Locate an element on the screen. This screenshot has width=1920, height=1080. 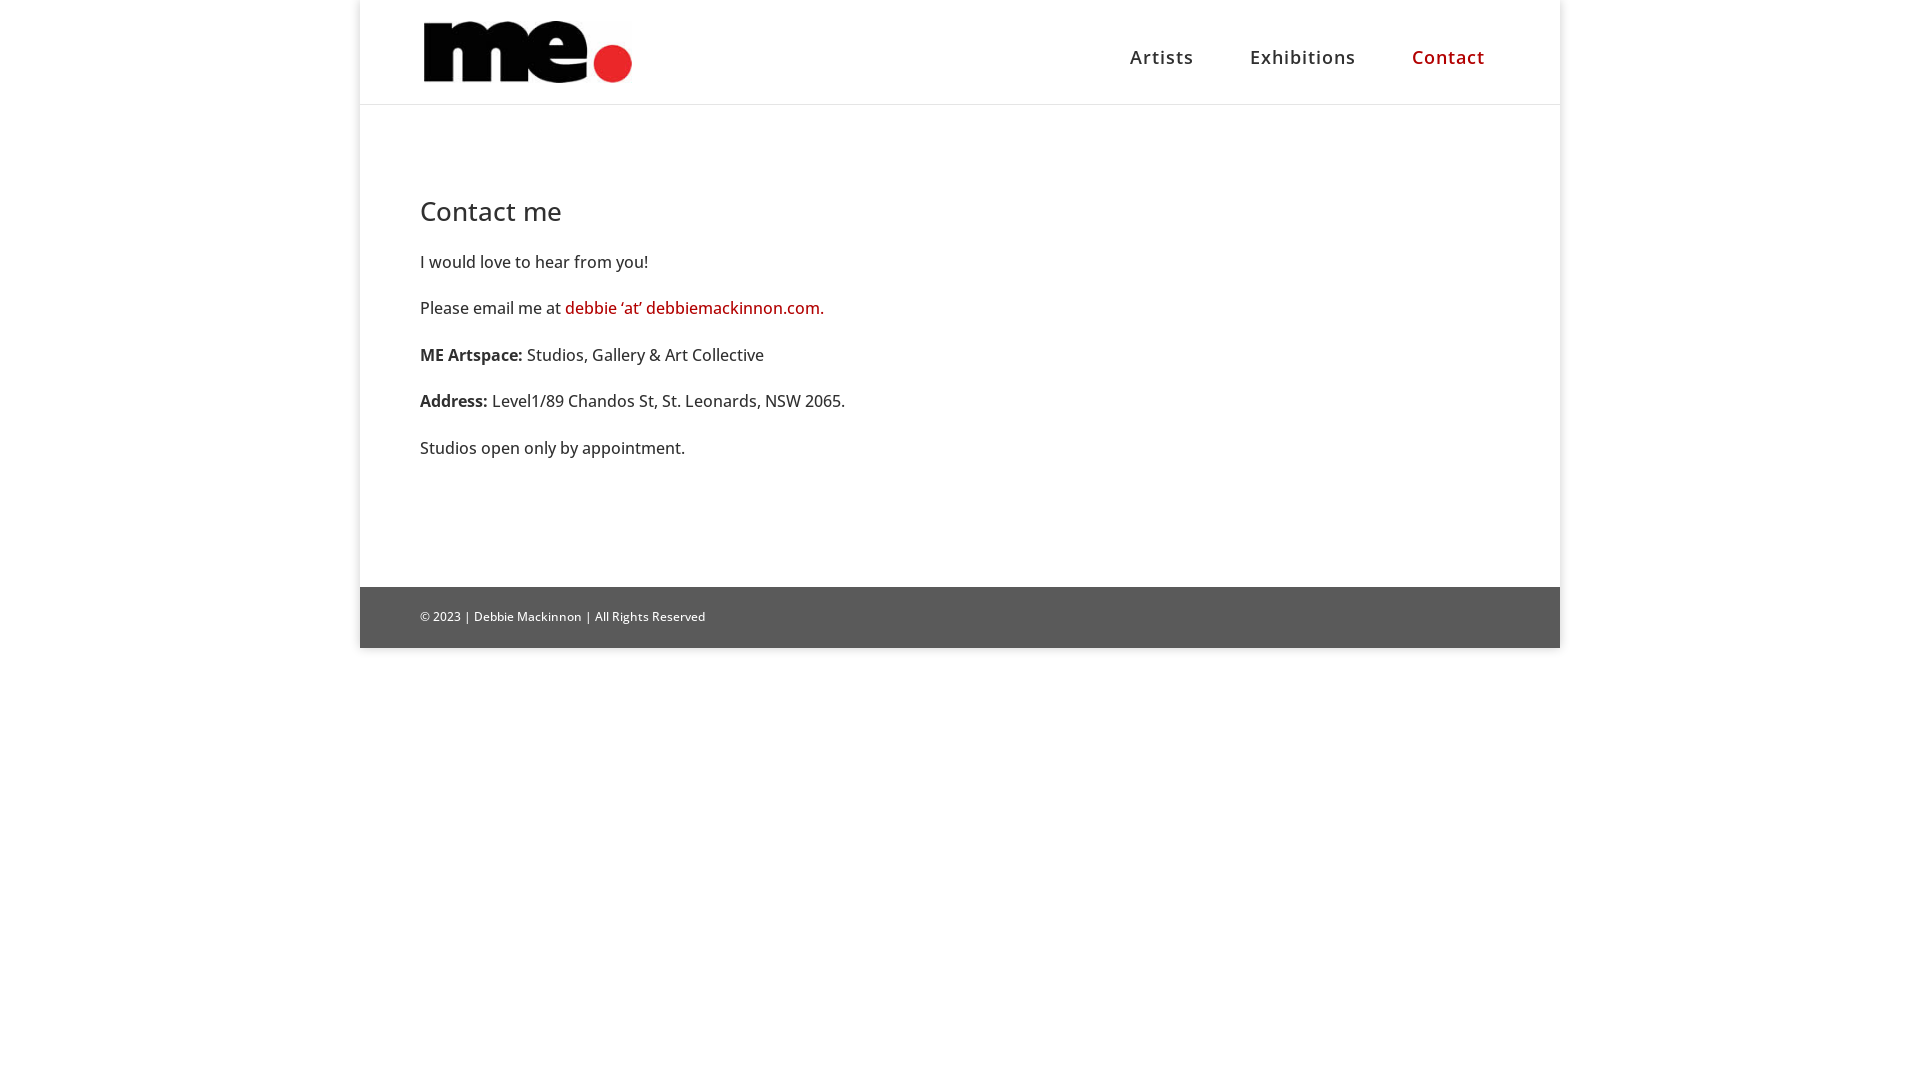
'Contact' is located at coordinates (1448, 71).